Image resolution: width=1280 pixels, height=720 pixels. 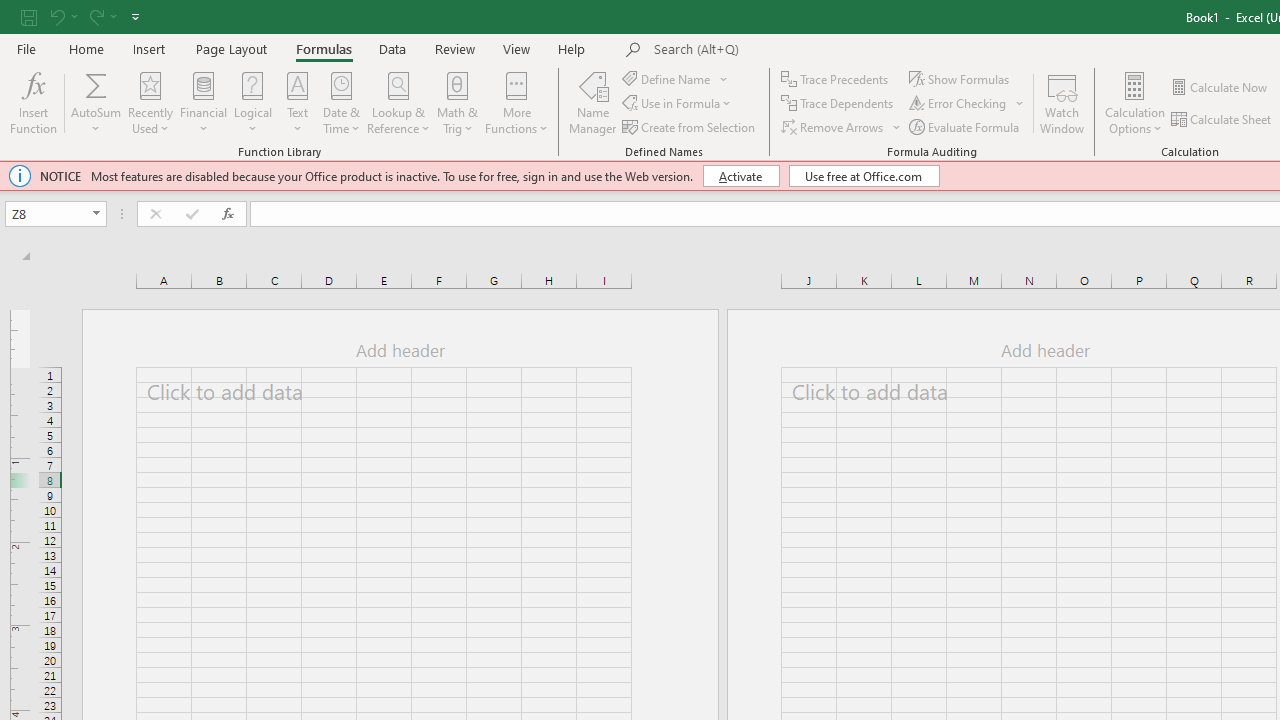 What do you see at coordinates (679, 103) in the screenshot?
I see `'Use in Formula'` at bounding box center [679, 103].